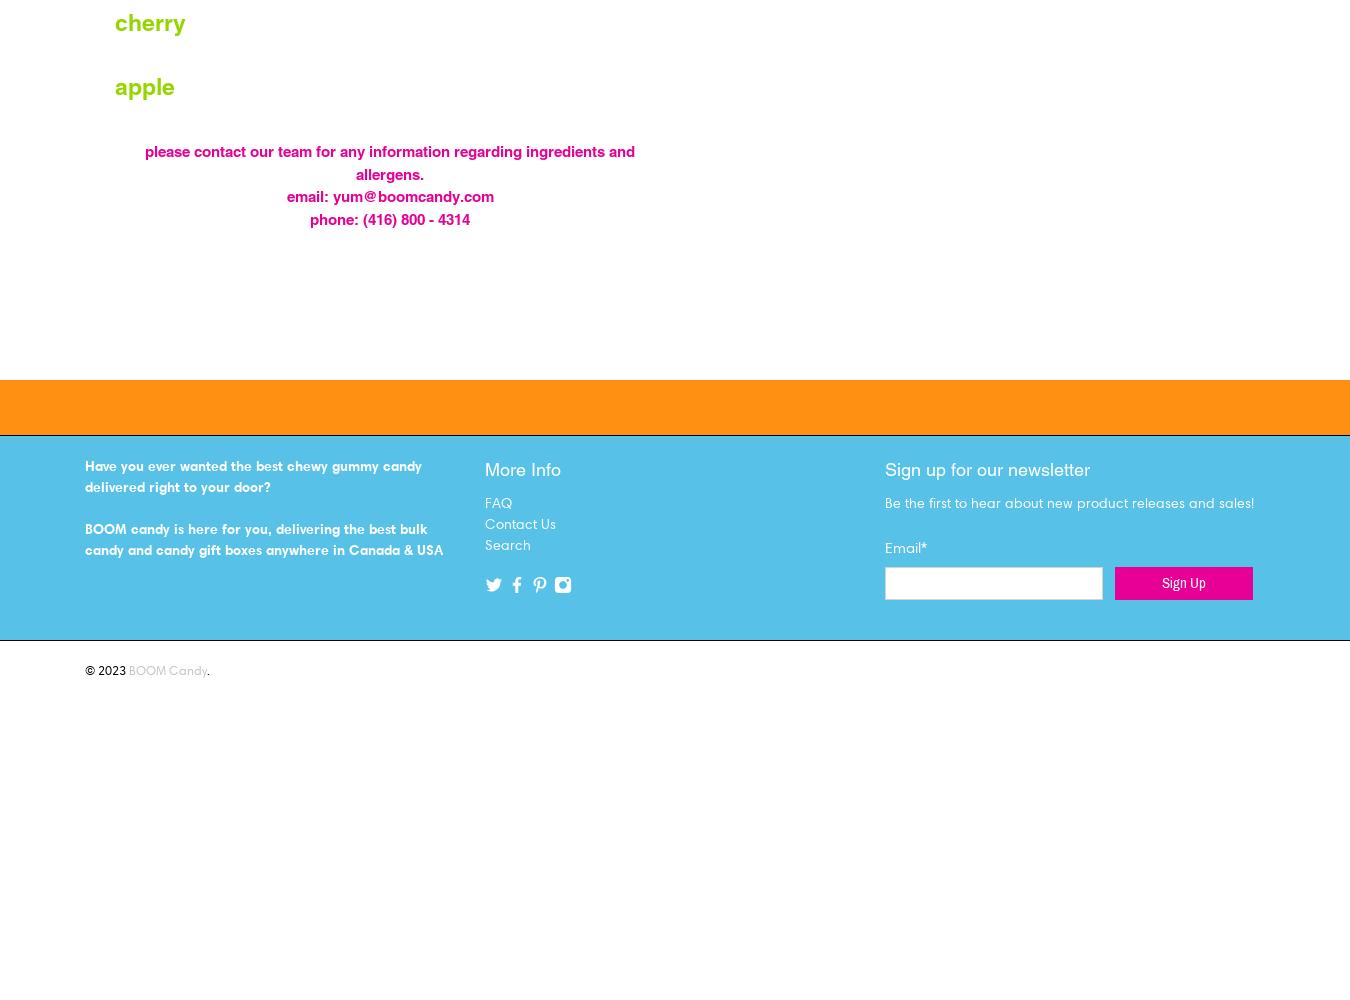 The image size is (1350, 1000). Describe the element at coordinates (390, 217) in the screenshot. I see `'phone: (416) 800 - 4314'` at that location.